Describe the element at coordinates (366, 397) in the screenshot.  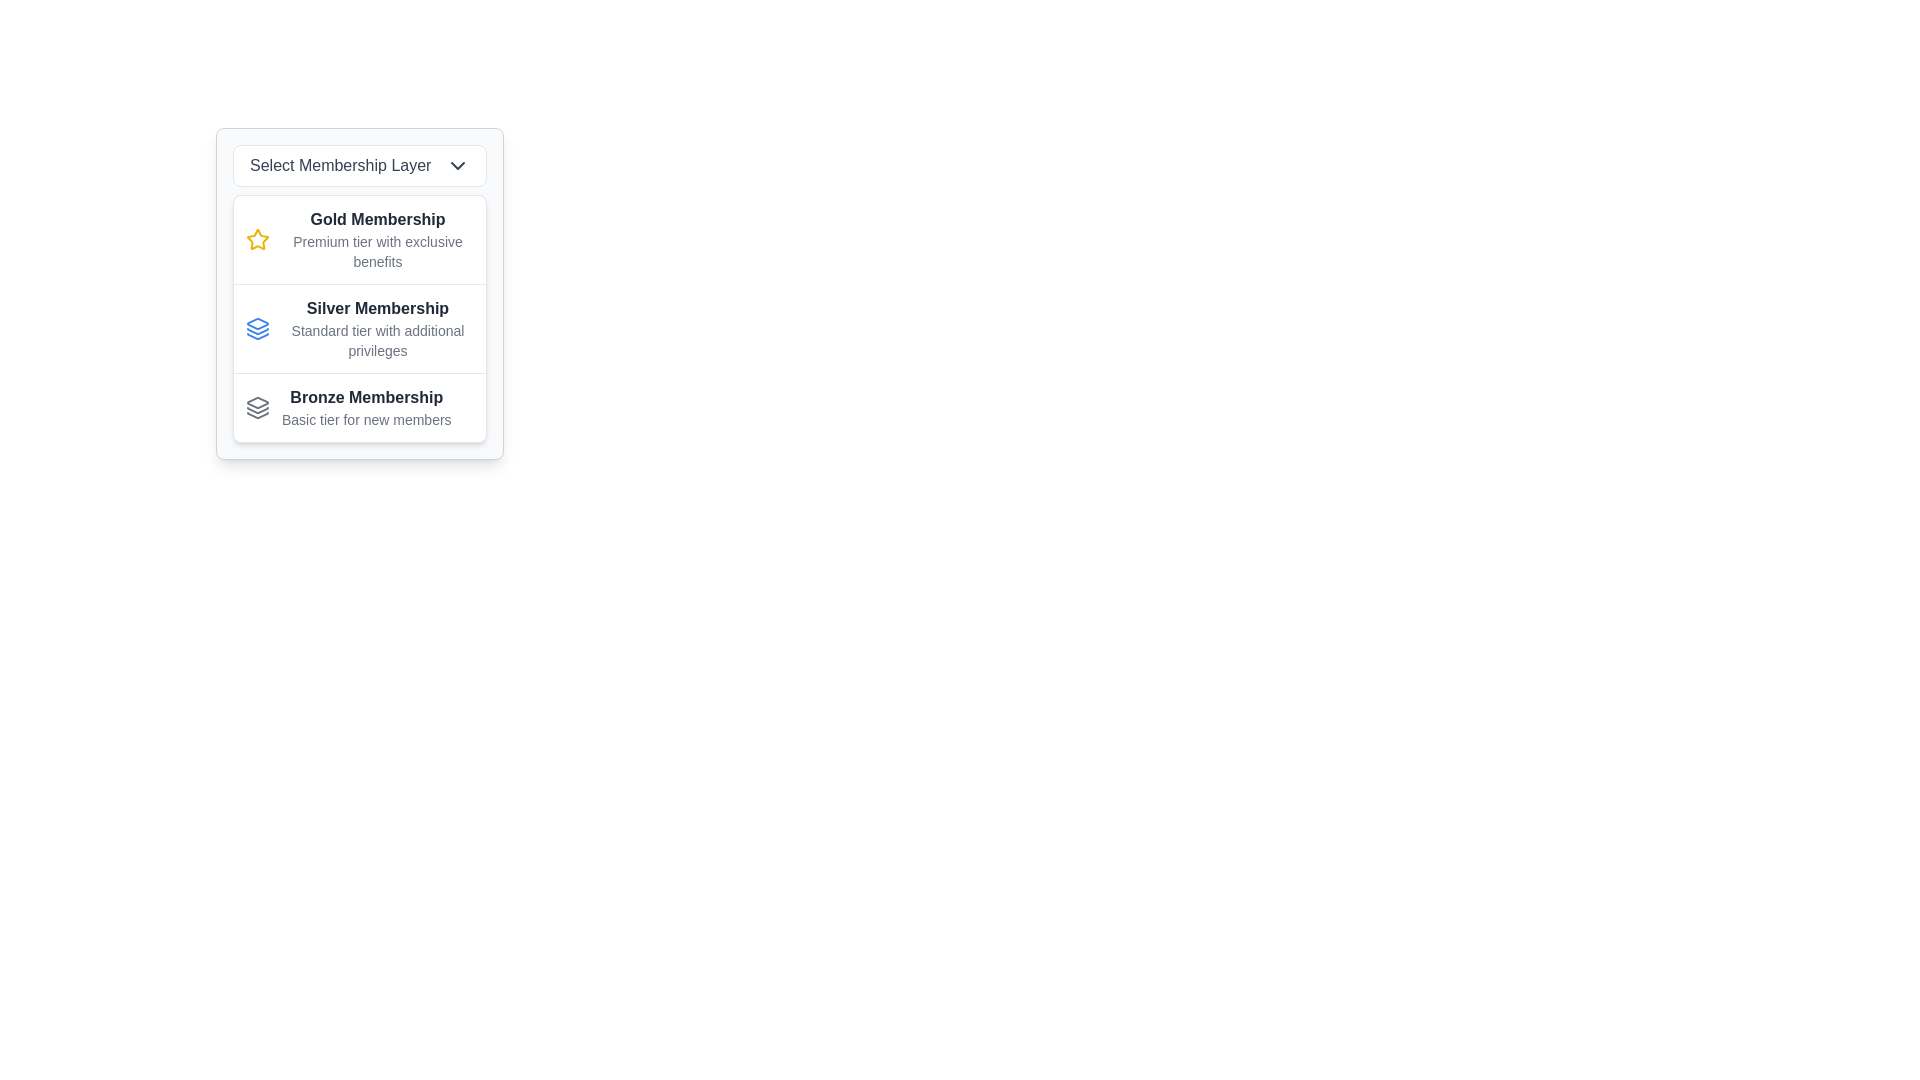
I see `the bold-styled 'Bronze Membership' text label, which is the title in the third section of membership options` at that location.